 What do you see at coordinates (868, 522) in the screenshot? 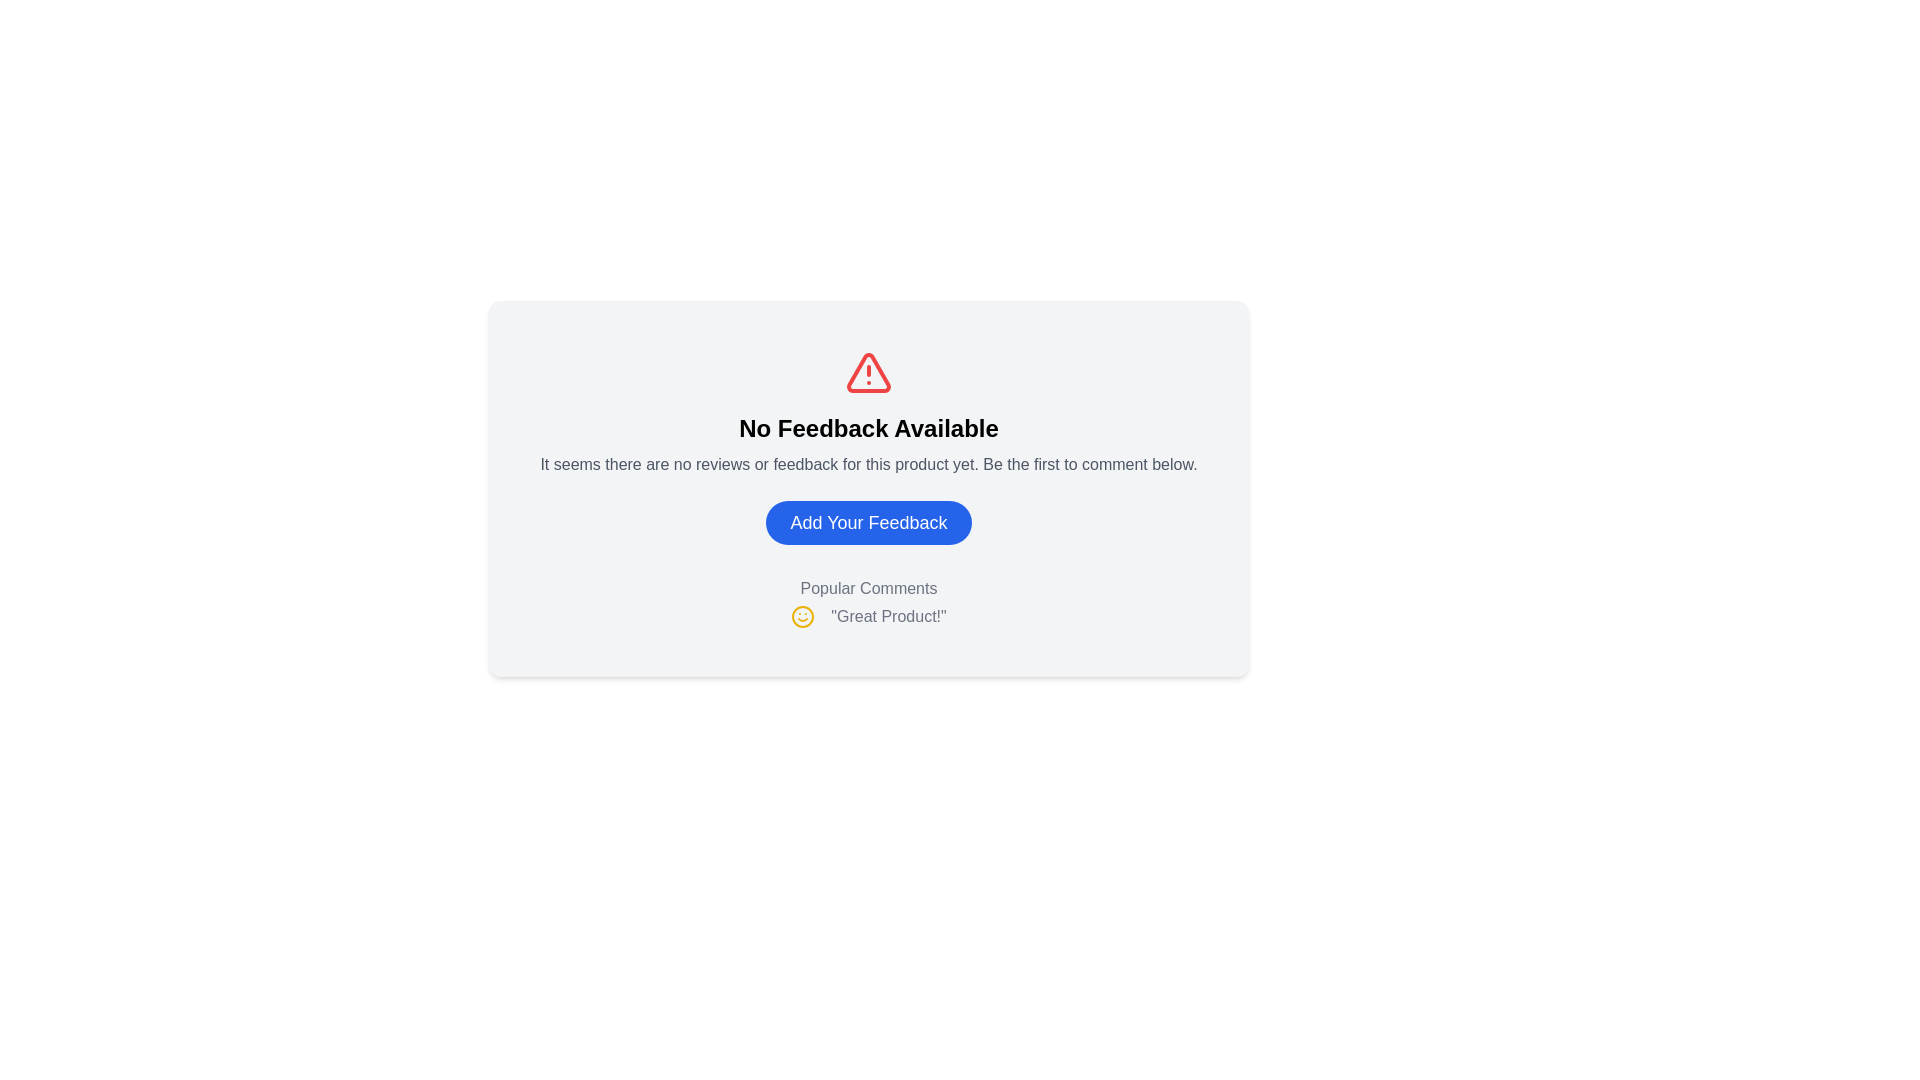
I see `the prominently styled 'Add Your Feedback' button with a blue background and white text to initiate the feedback process` at bounding box center [868, 522].